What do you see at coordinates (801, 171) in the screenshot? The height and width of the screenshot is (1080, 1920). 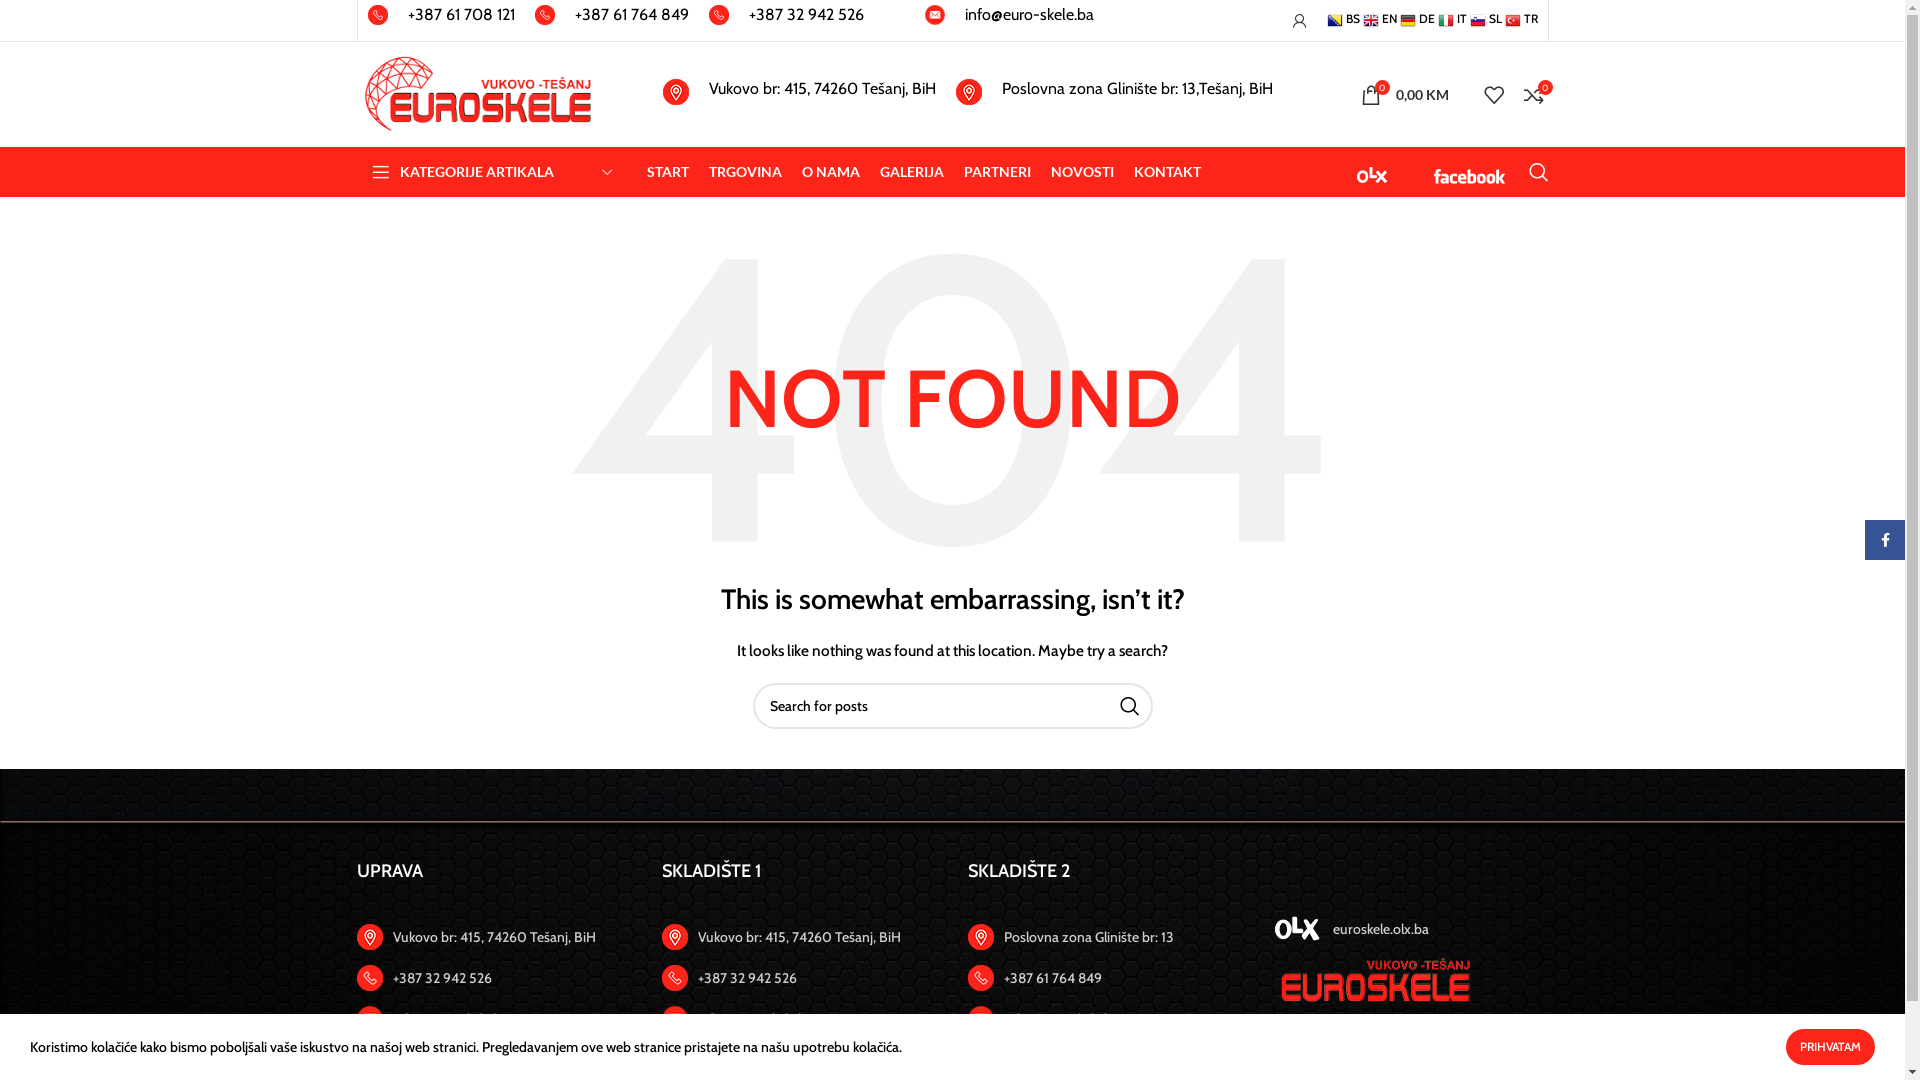 I see `'O NAMA'` at bounding box center [801, 171].